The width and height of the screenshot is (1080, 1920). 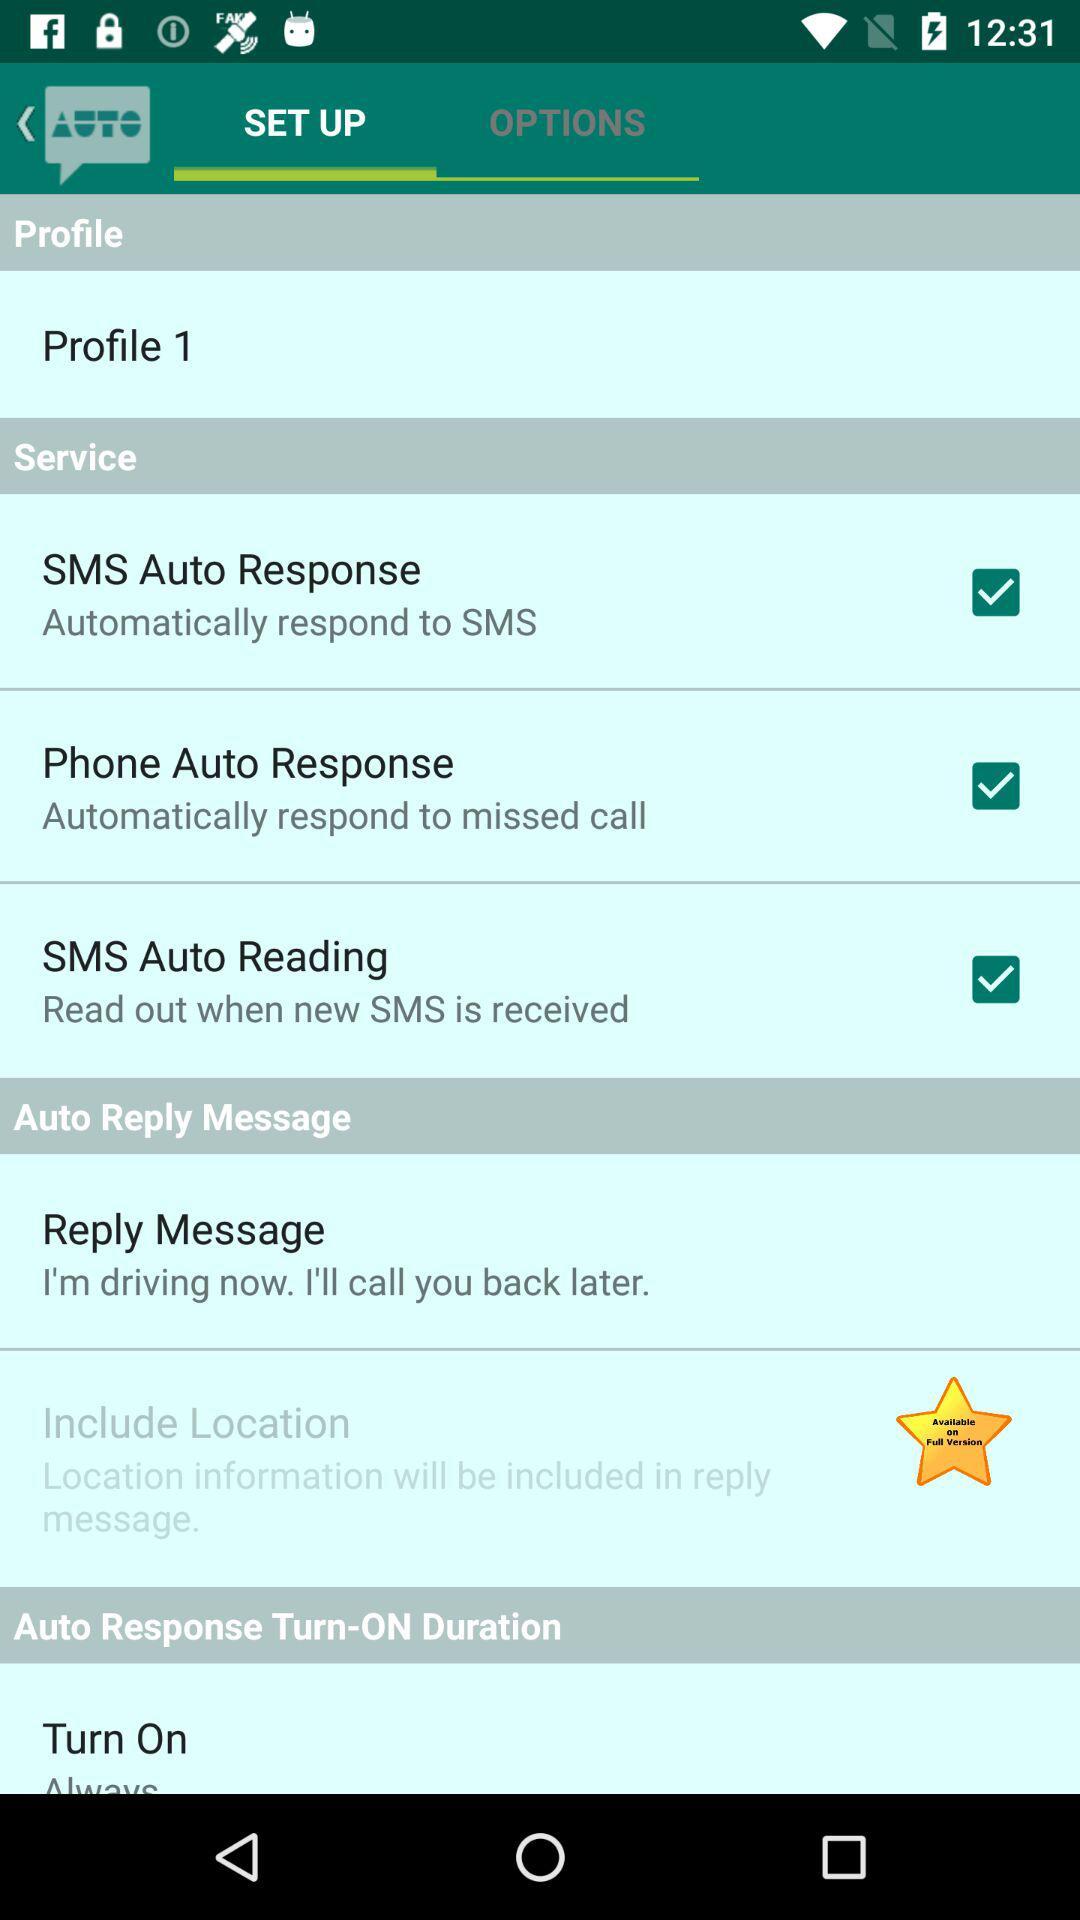 I want to click on auto response, so click(x=97, y=127).